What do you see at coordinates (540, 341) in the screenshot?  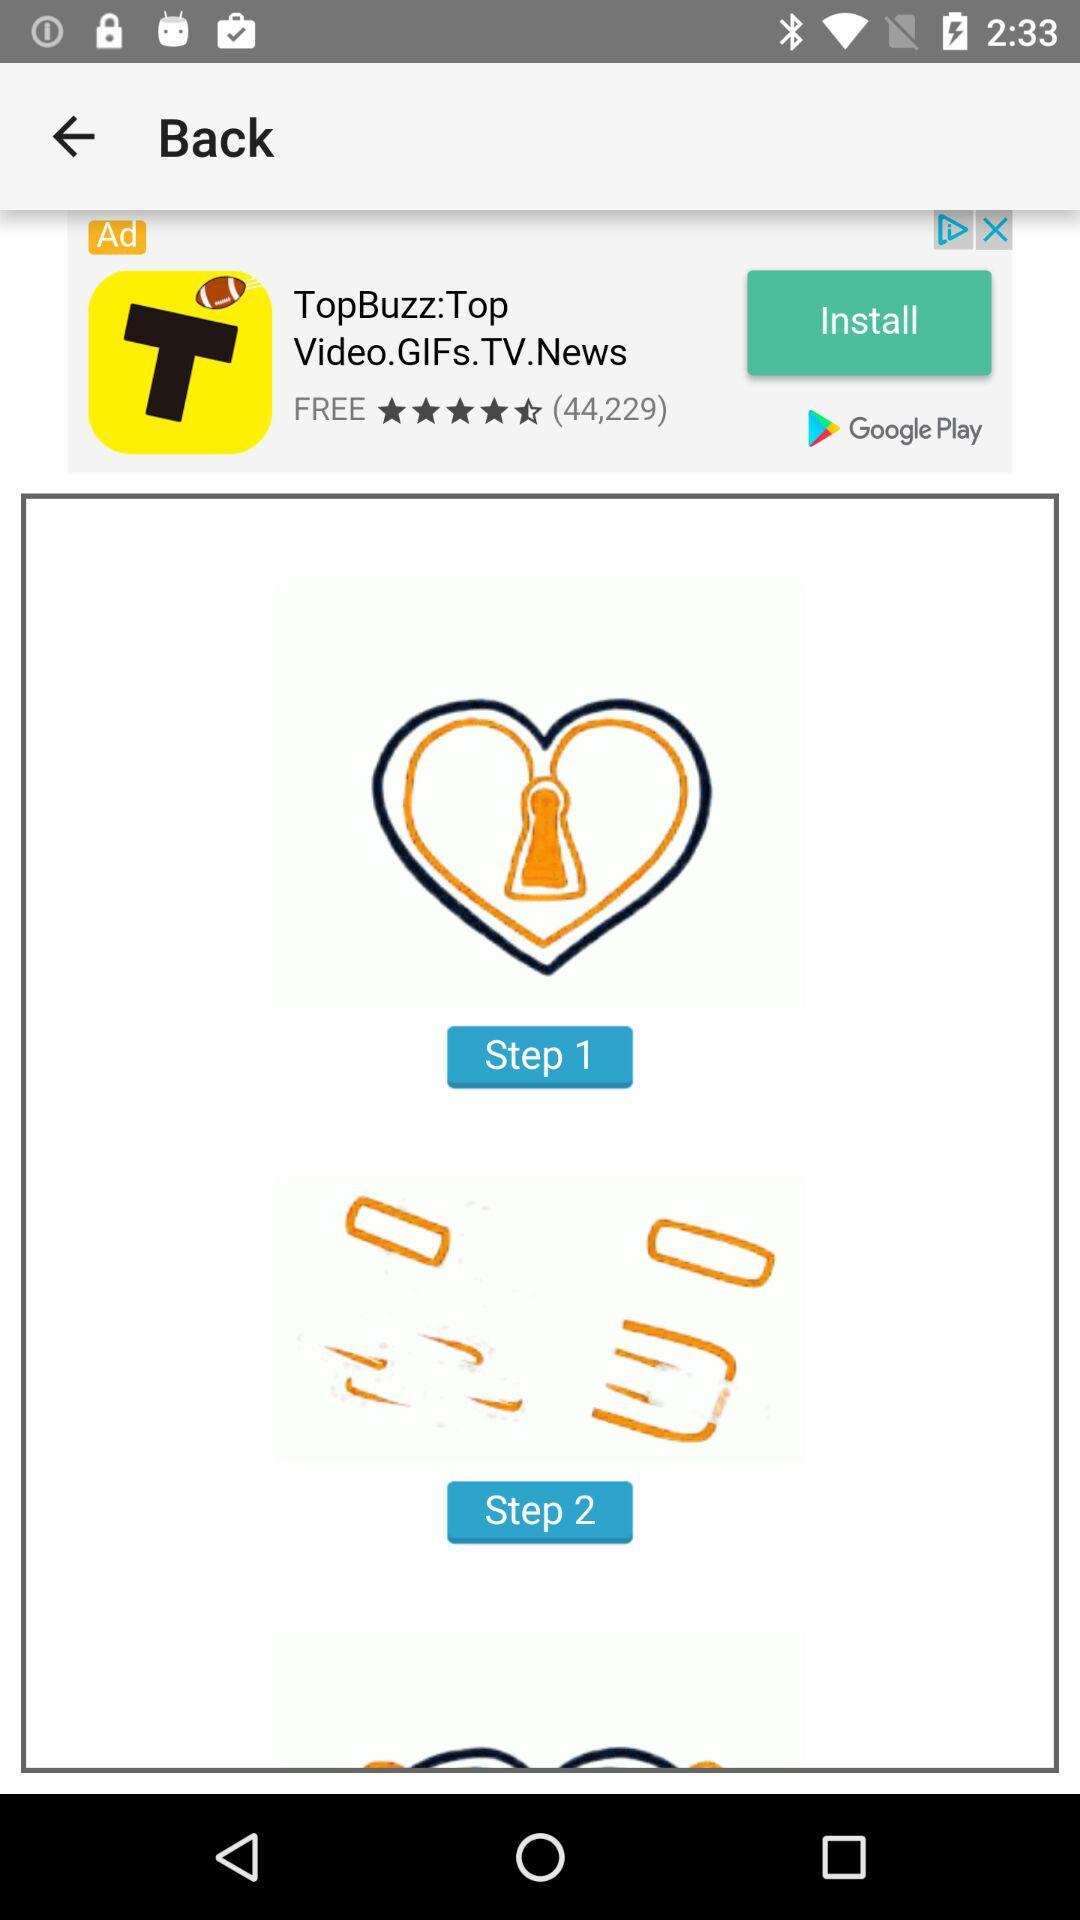 I see `advert pop up` at bounding box center [540, 341].